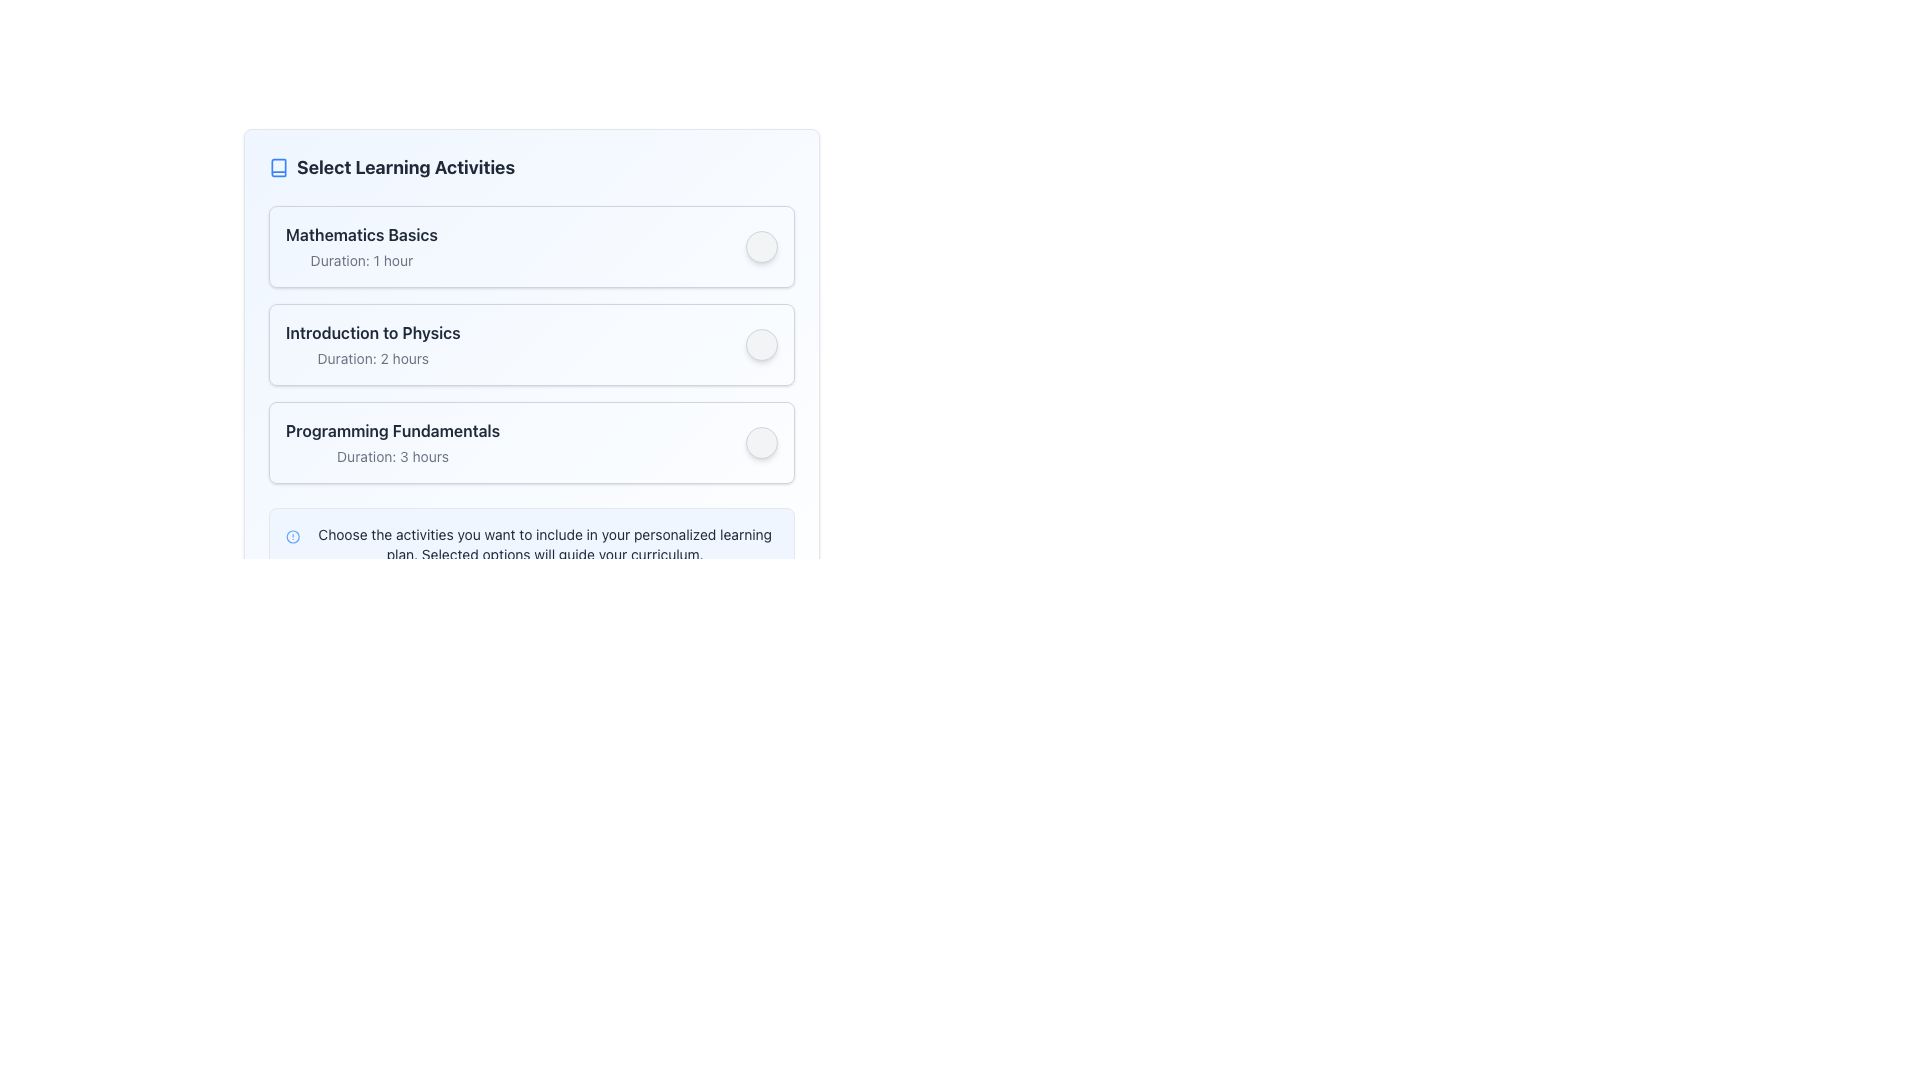  Describe the element at coordinates (292, 535) in the screenshot. I see `the outermost blue circular outline of the SVG element that represents an alert or notification, located at the bottom left of the user interface` at that location.